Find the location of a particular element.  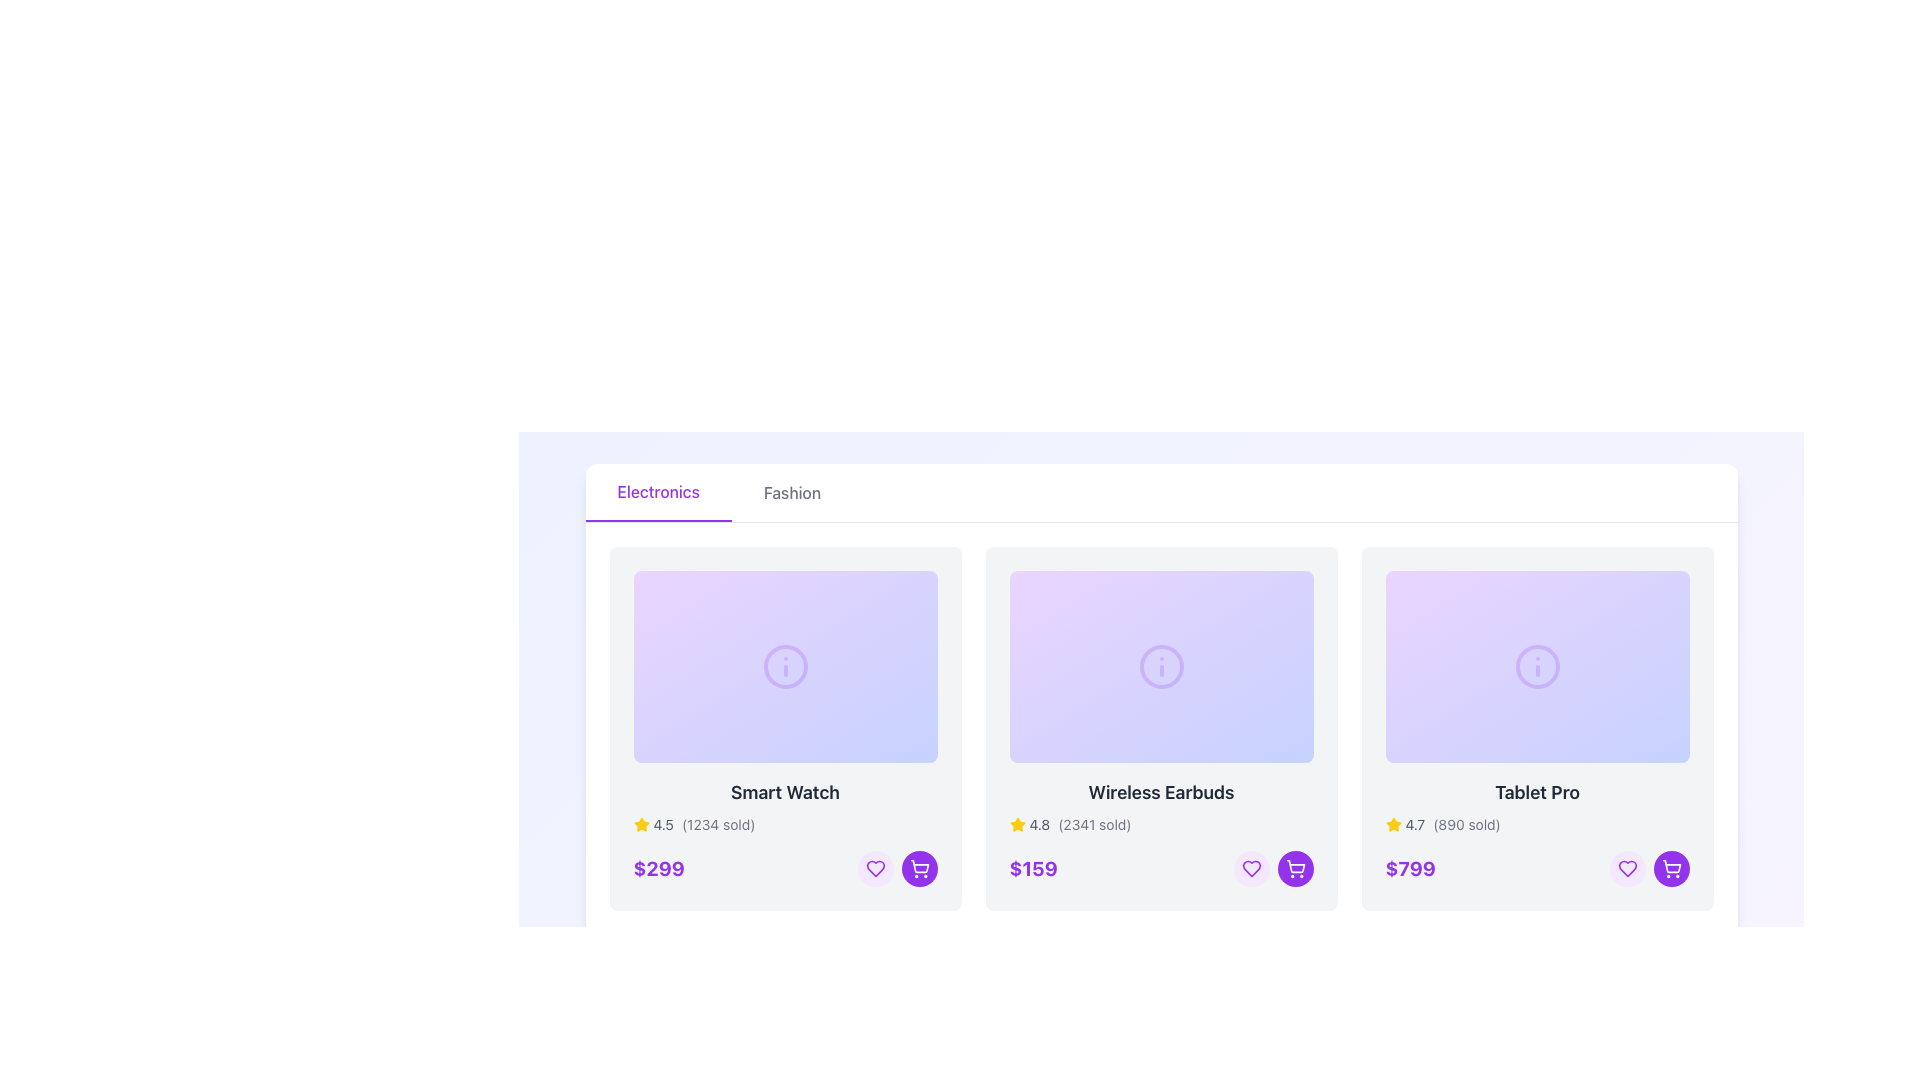

numerical rating text label displaying '4.7', which is positioned immediately to the right of a yellow star icon and to the left of the text '(890 sold)' in the product grid for 'Tablet Pro' is located at coordinates (1414, 825).